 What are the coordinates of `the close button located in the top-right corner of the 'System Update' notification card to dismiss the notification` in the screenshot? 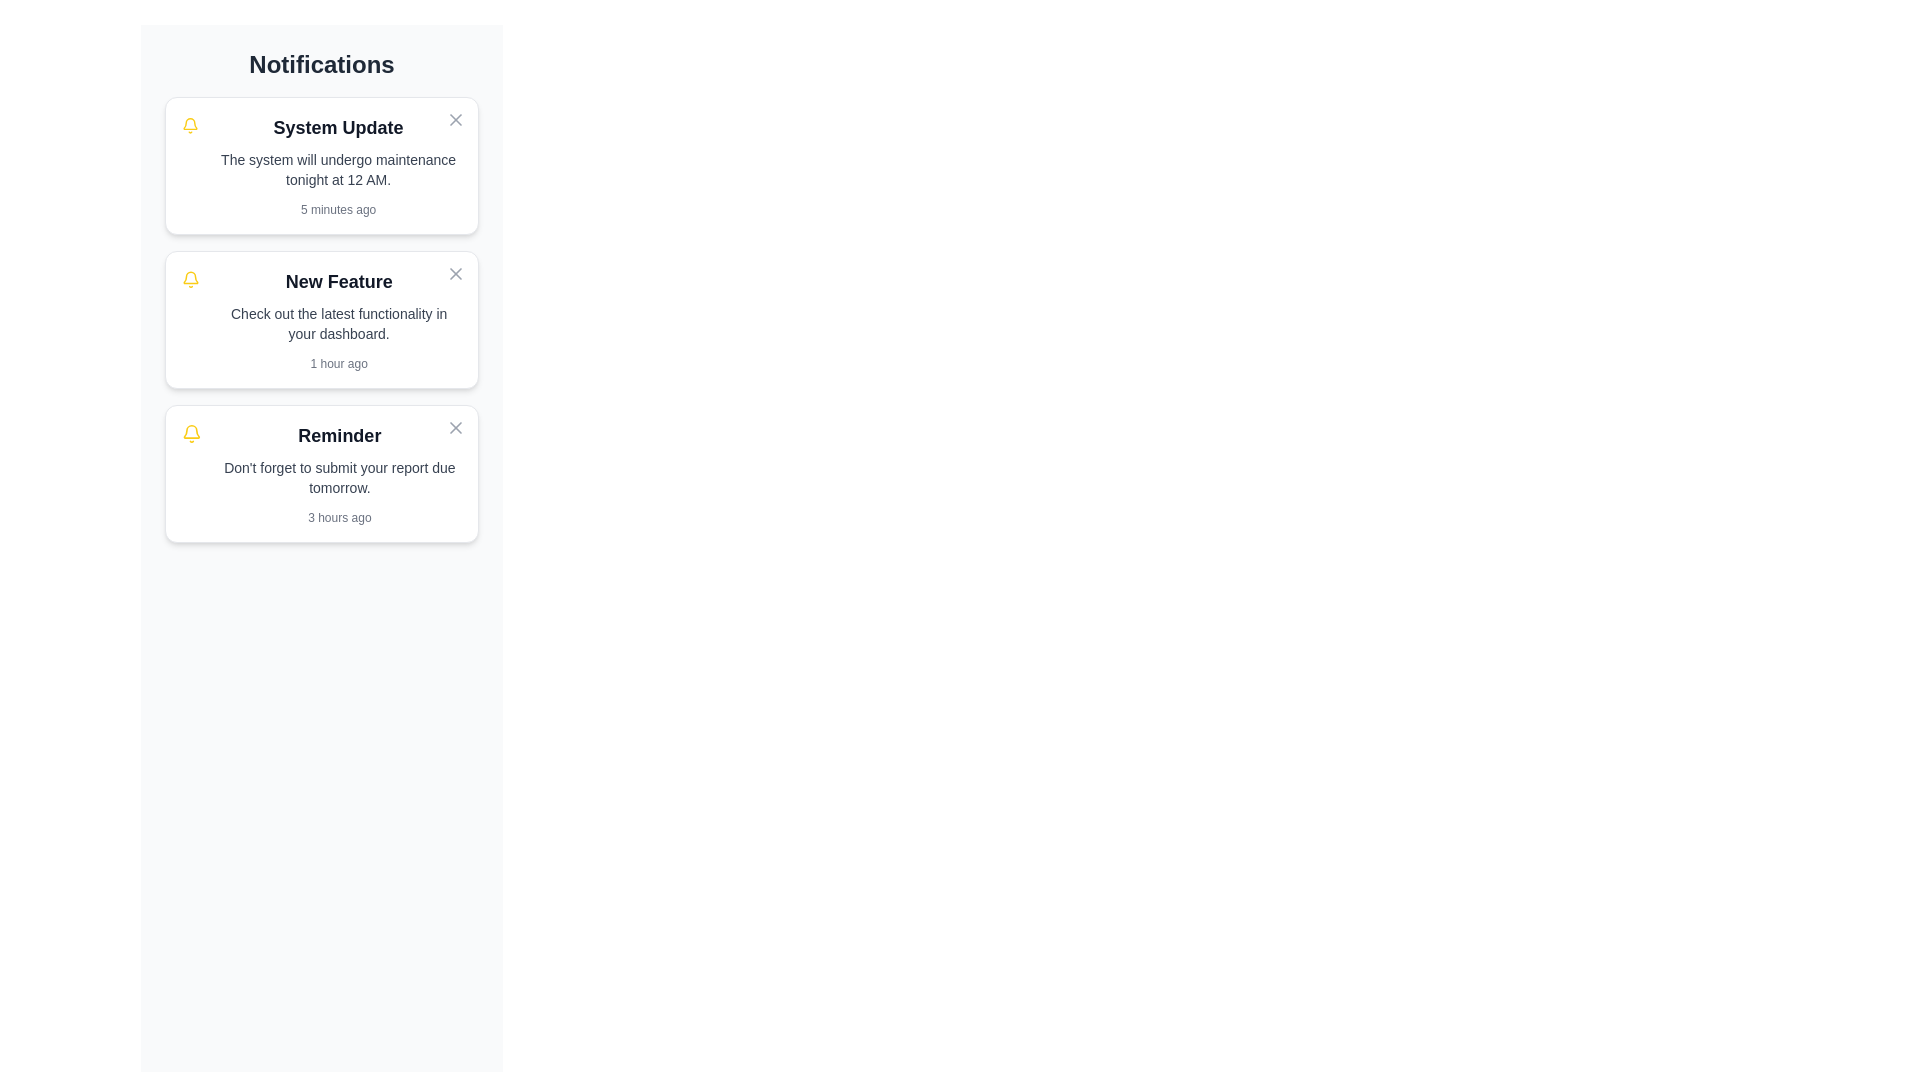 It's located at (455, 119).